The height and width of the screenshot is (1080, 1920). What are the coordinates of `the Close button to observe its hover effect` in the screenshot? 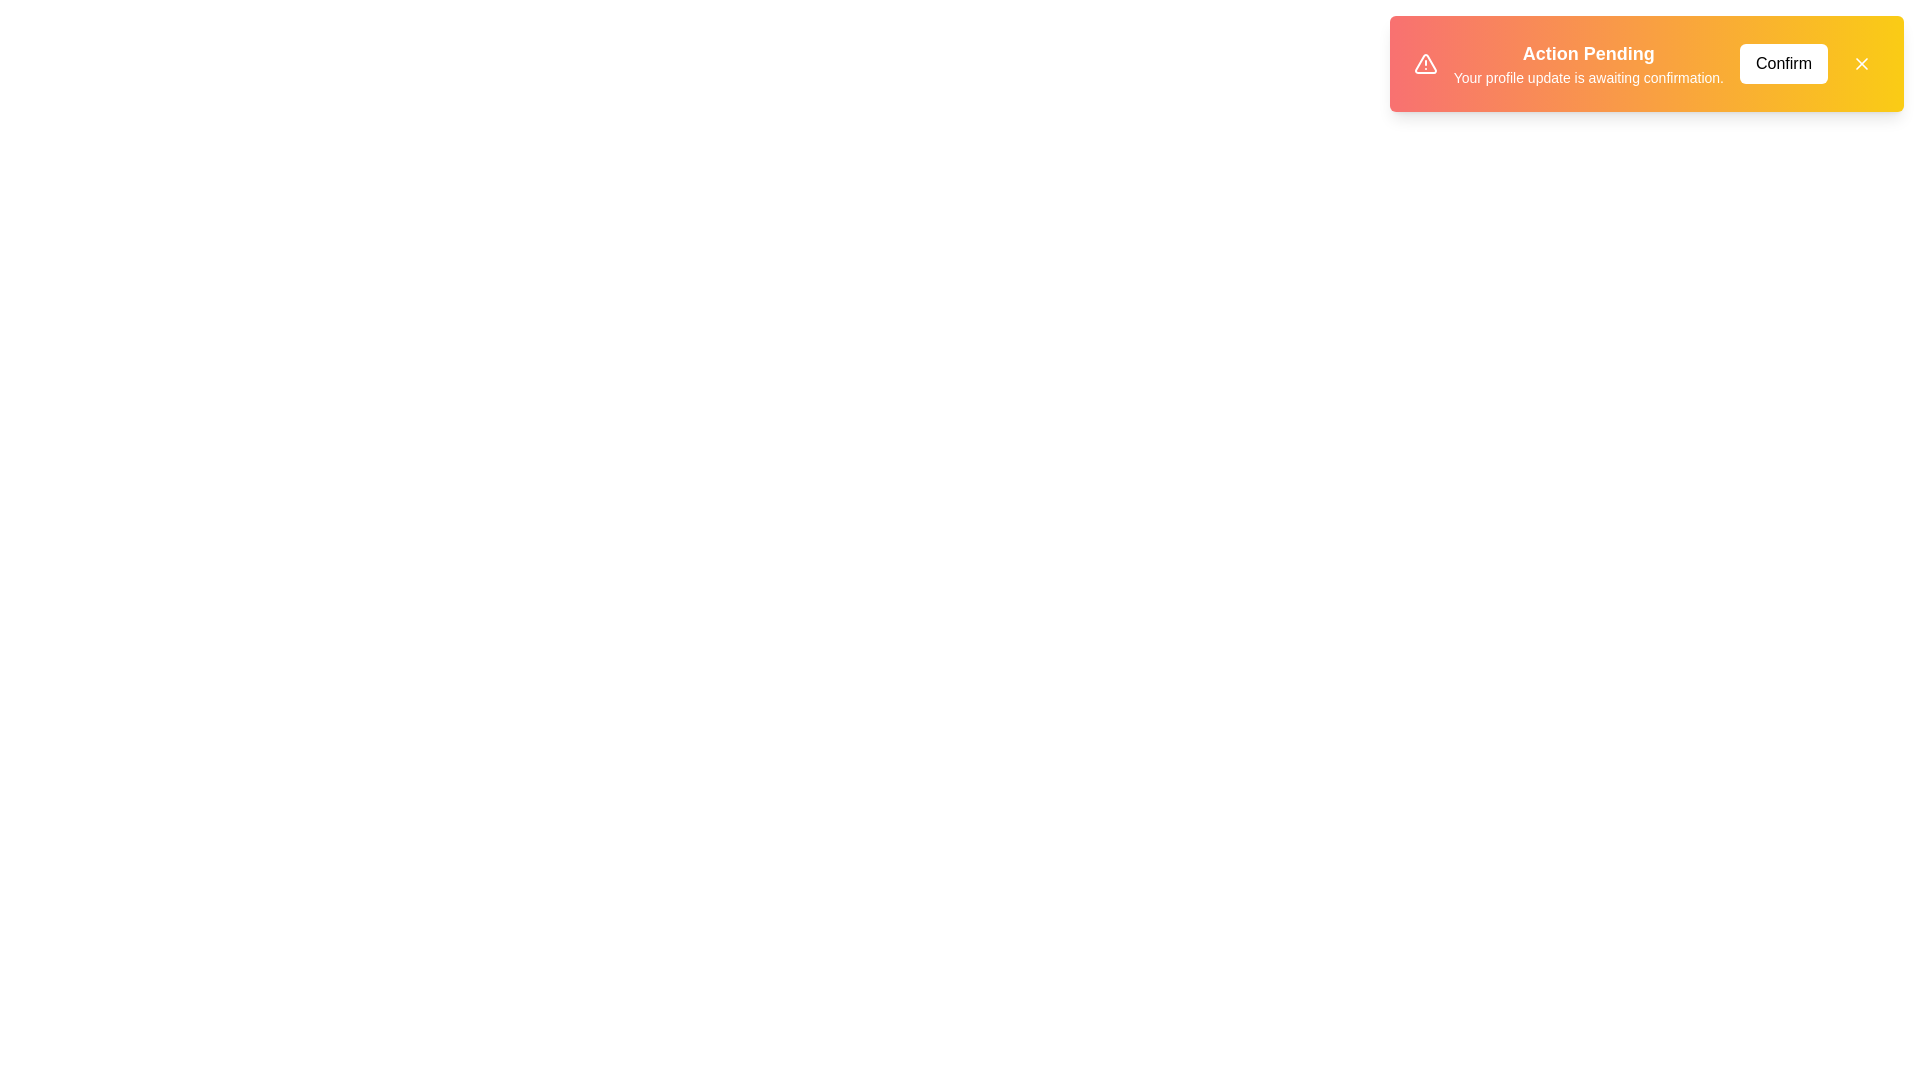 It's located at (1861, 63).